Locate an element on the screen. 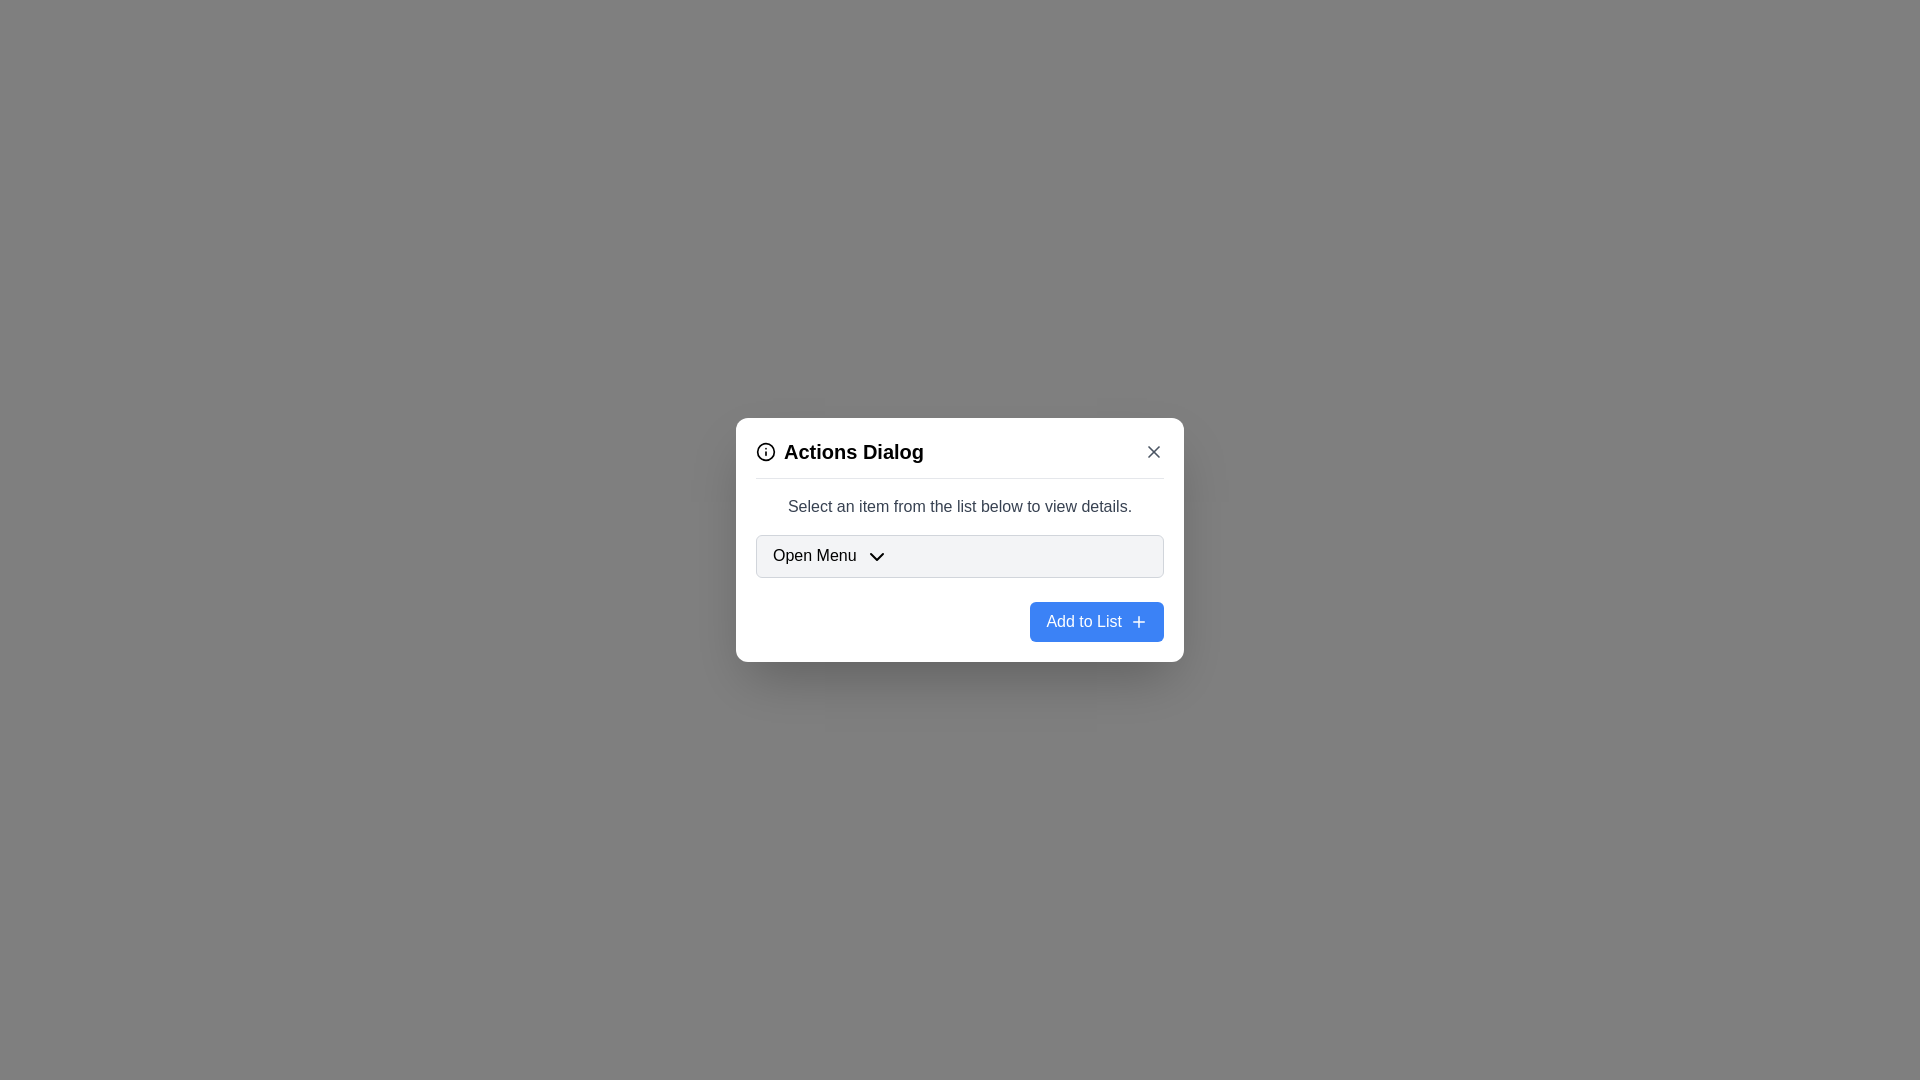 This screenshot has height=1080, width=1920. 'Add to List' button to perform the action is located at coordinates (1096, 620).